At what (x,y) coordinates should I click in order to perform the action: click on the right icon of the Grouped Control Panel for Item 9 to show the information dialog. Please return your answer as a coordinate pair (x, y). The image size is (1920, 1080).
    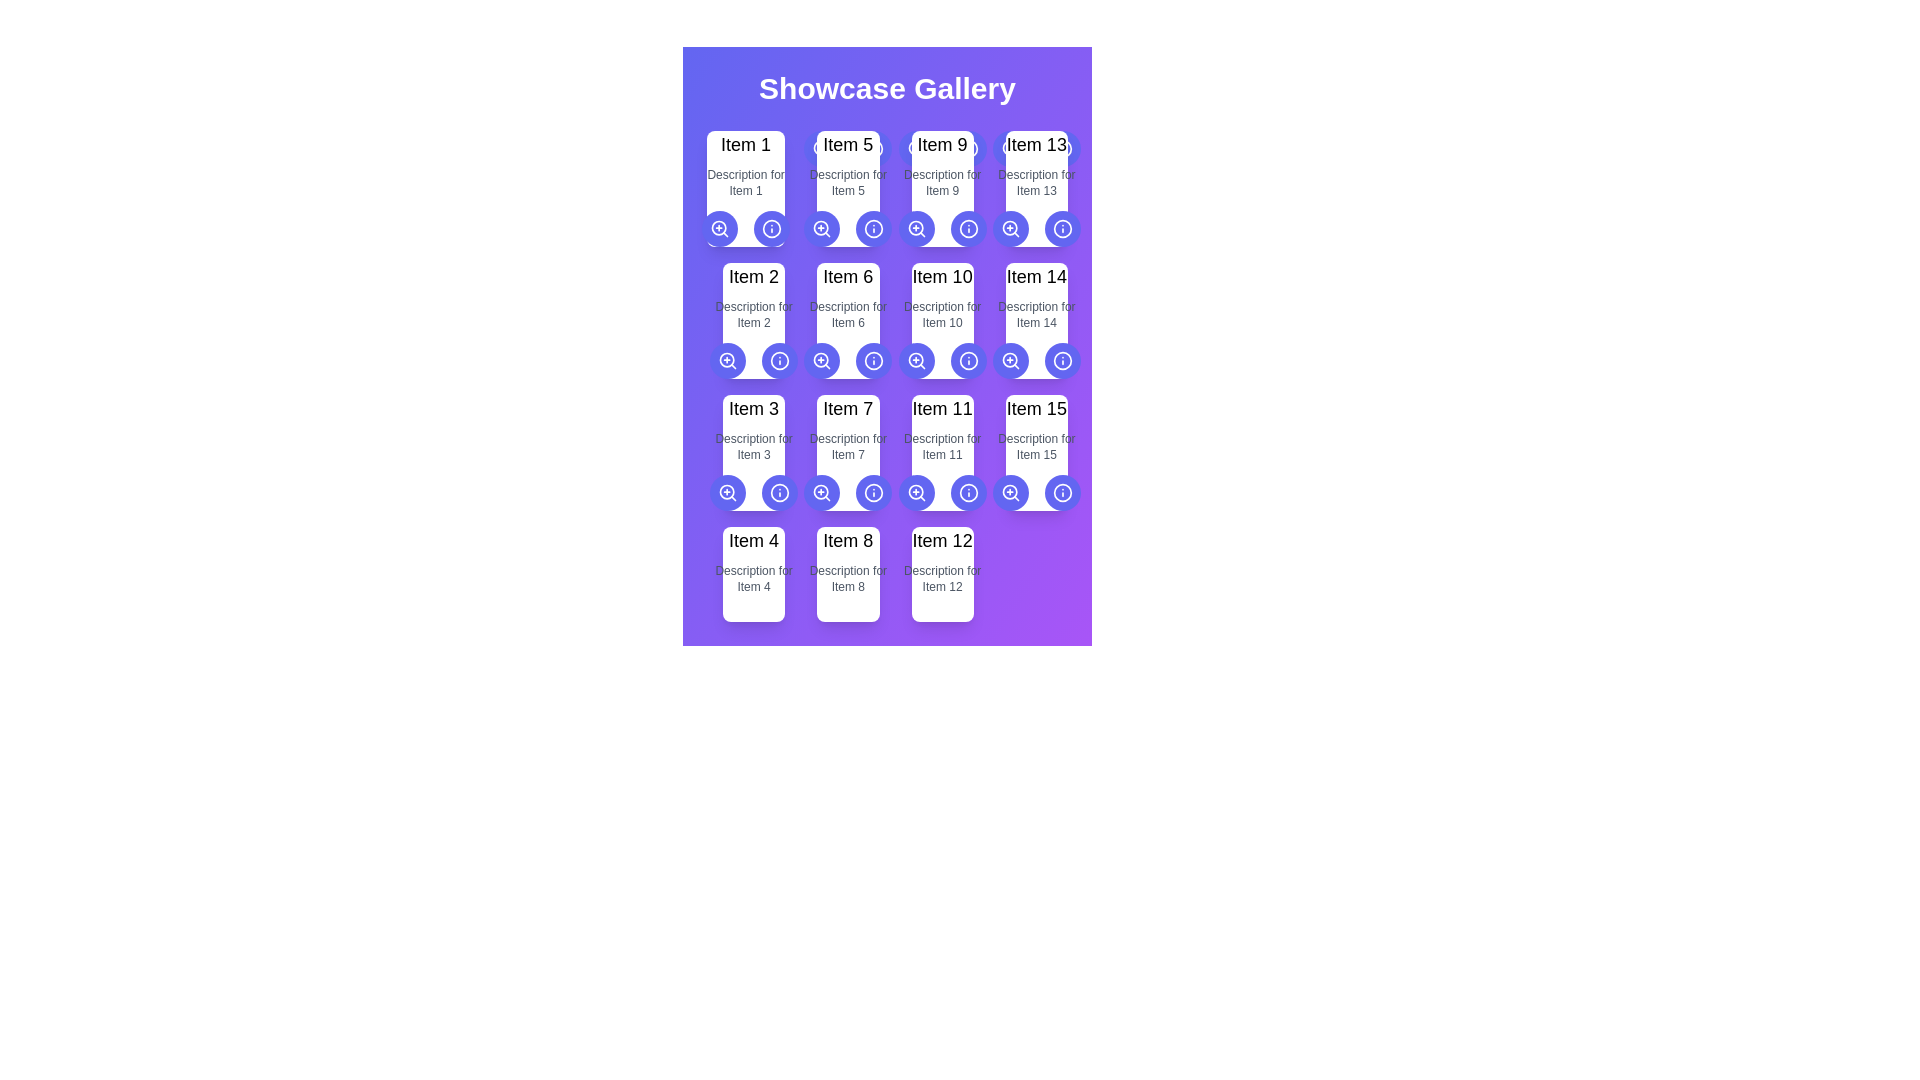
    Looking at the image, I should click on (941, 227).